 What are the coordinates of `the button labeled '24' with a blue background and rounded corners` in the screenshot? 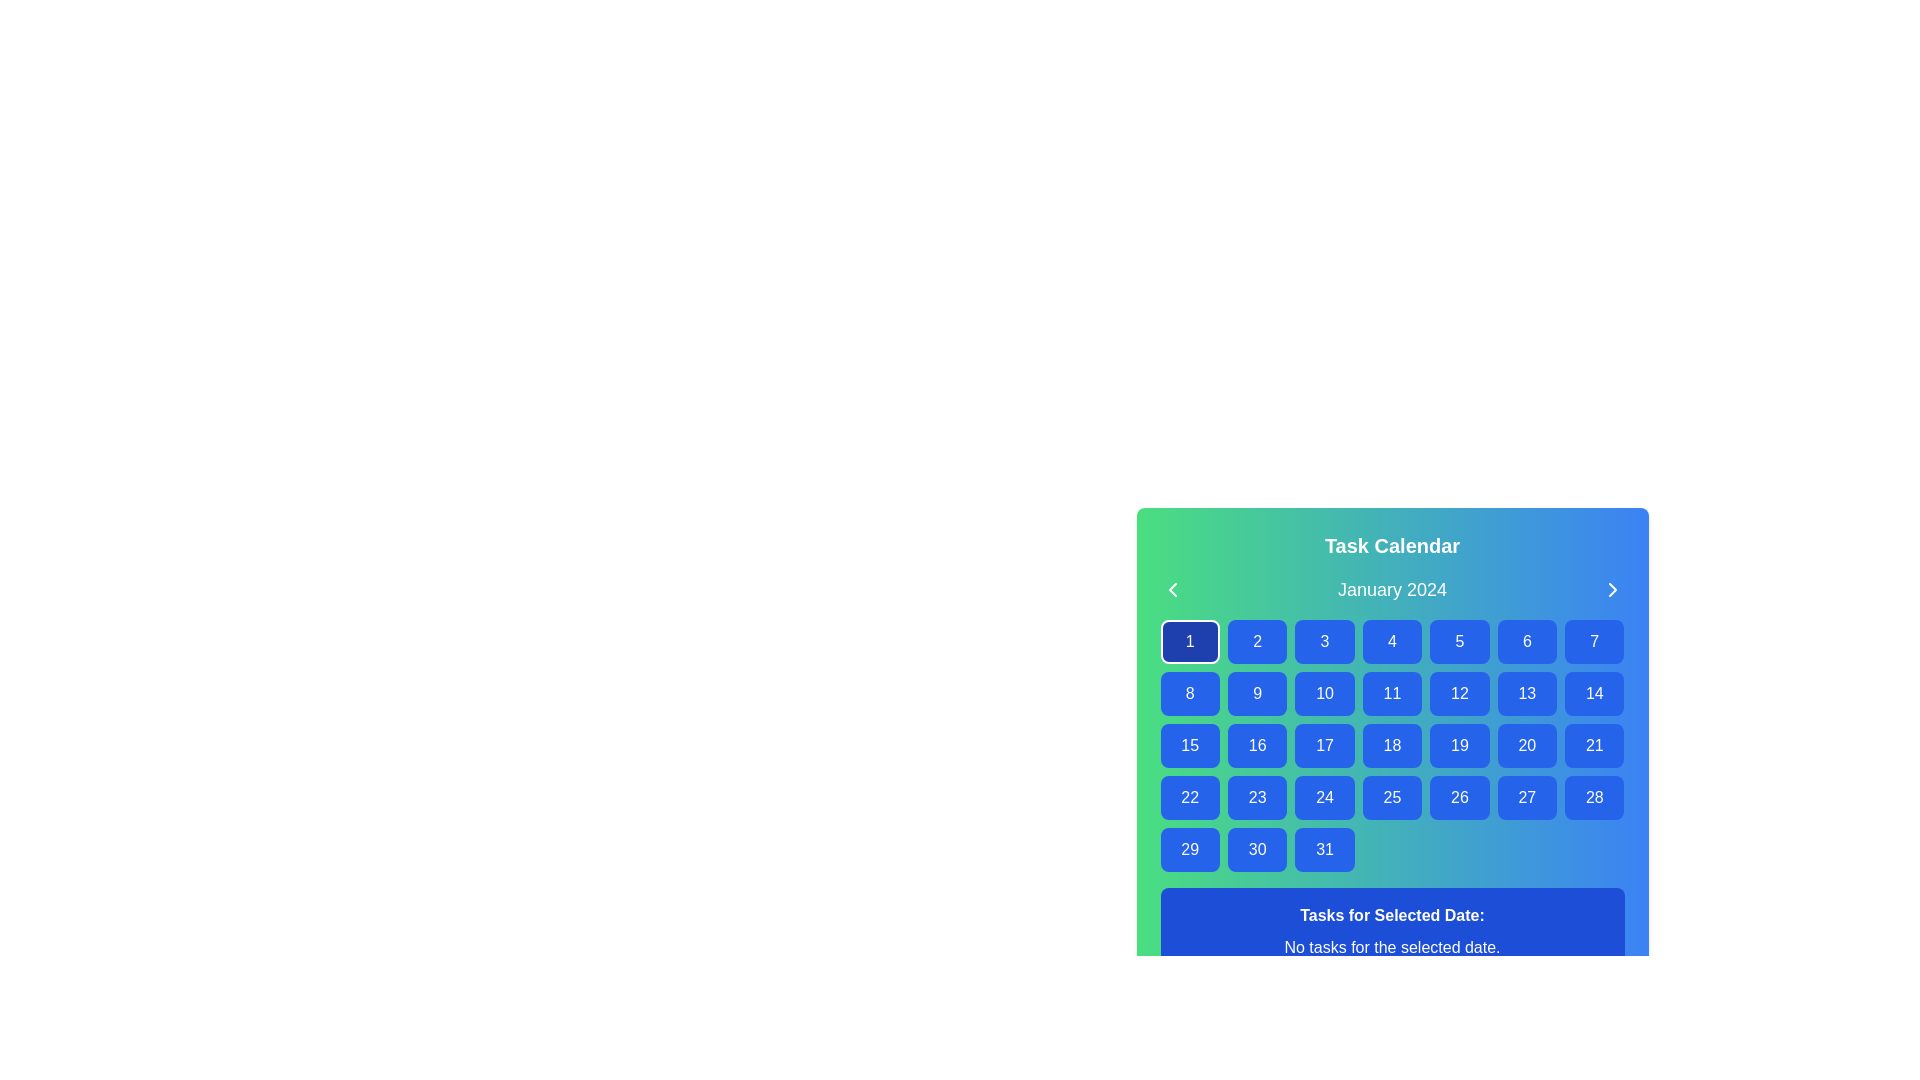 It's located at (1324, 797).